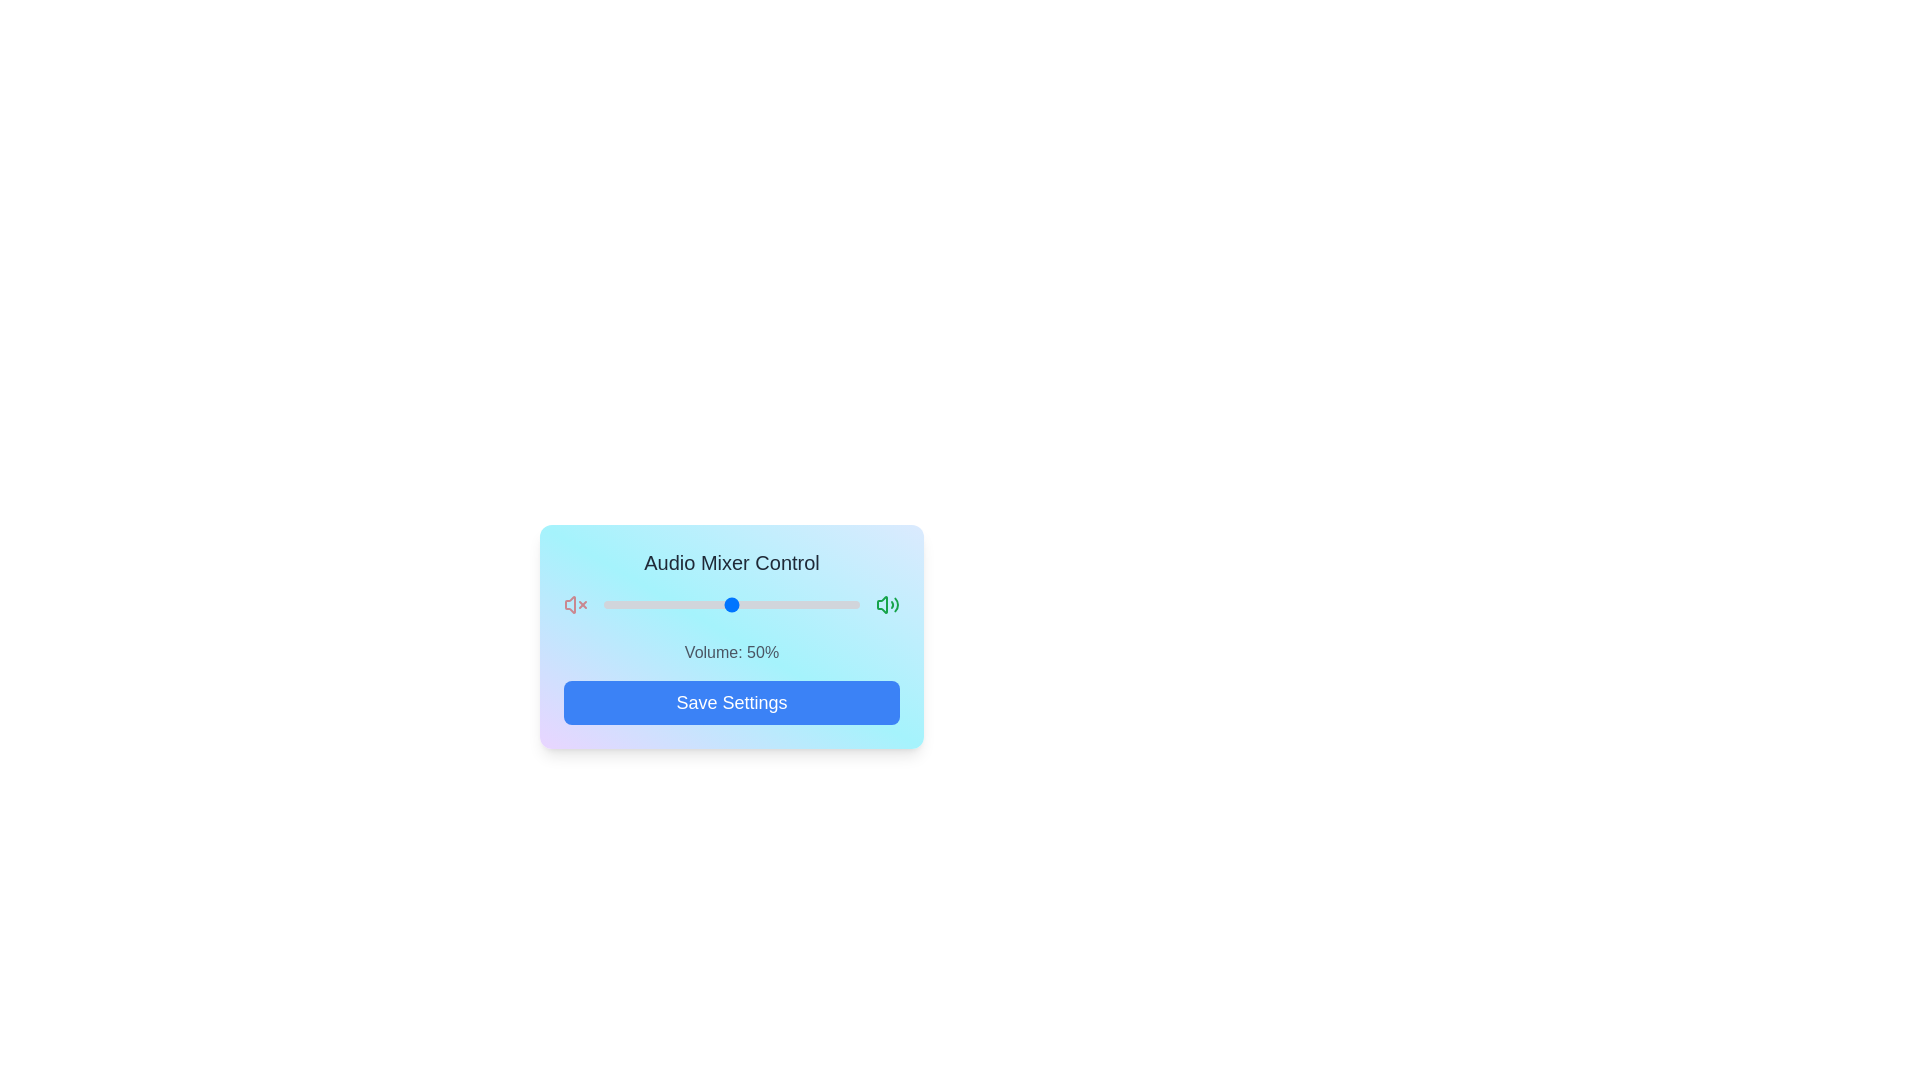 This screenshot has height=1080, width=1920. Describe the element at coordinates (730, 701) in the screenshot. I see `'Save Settings' button to save the current volume state` at that location.